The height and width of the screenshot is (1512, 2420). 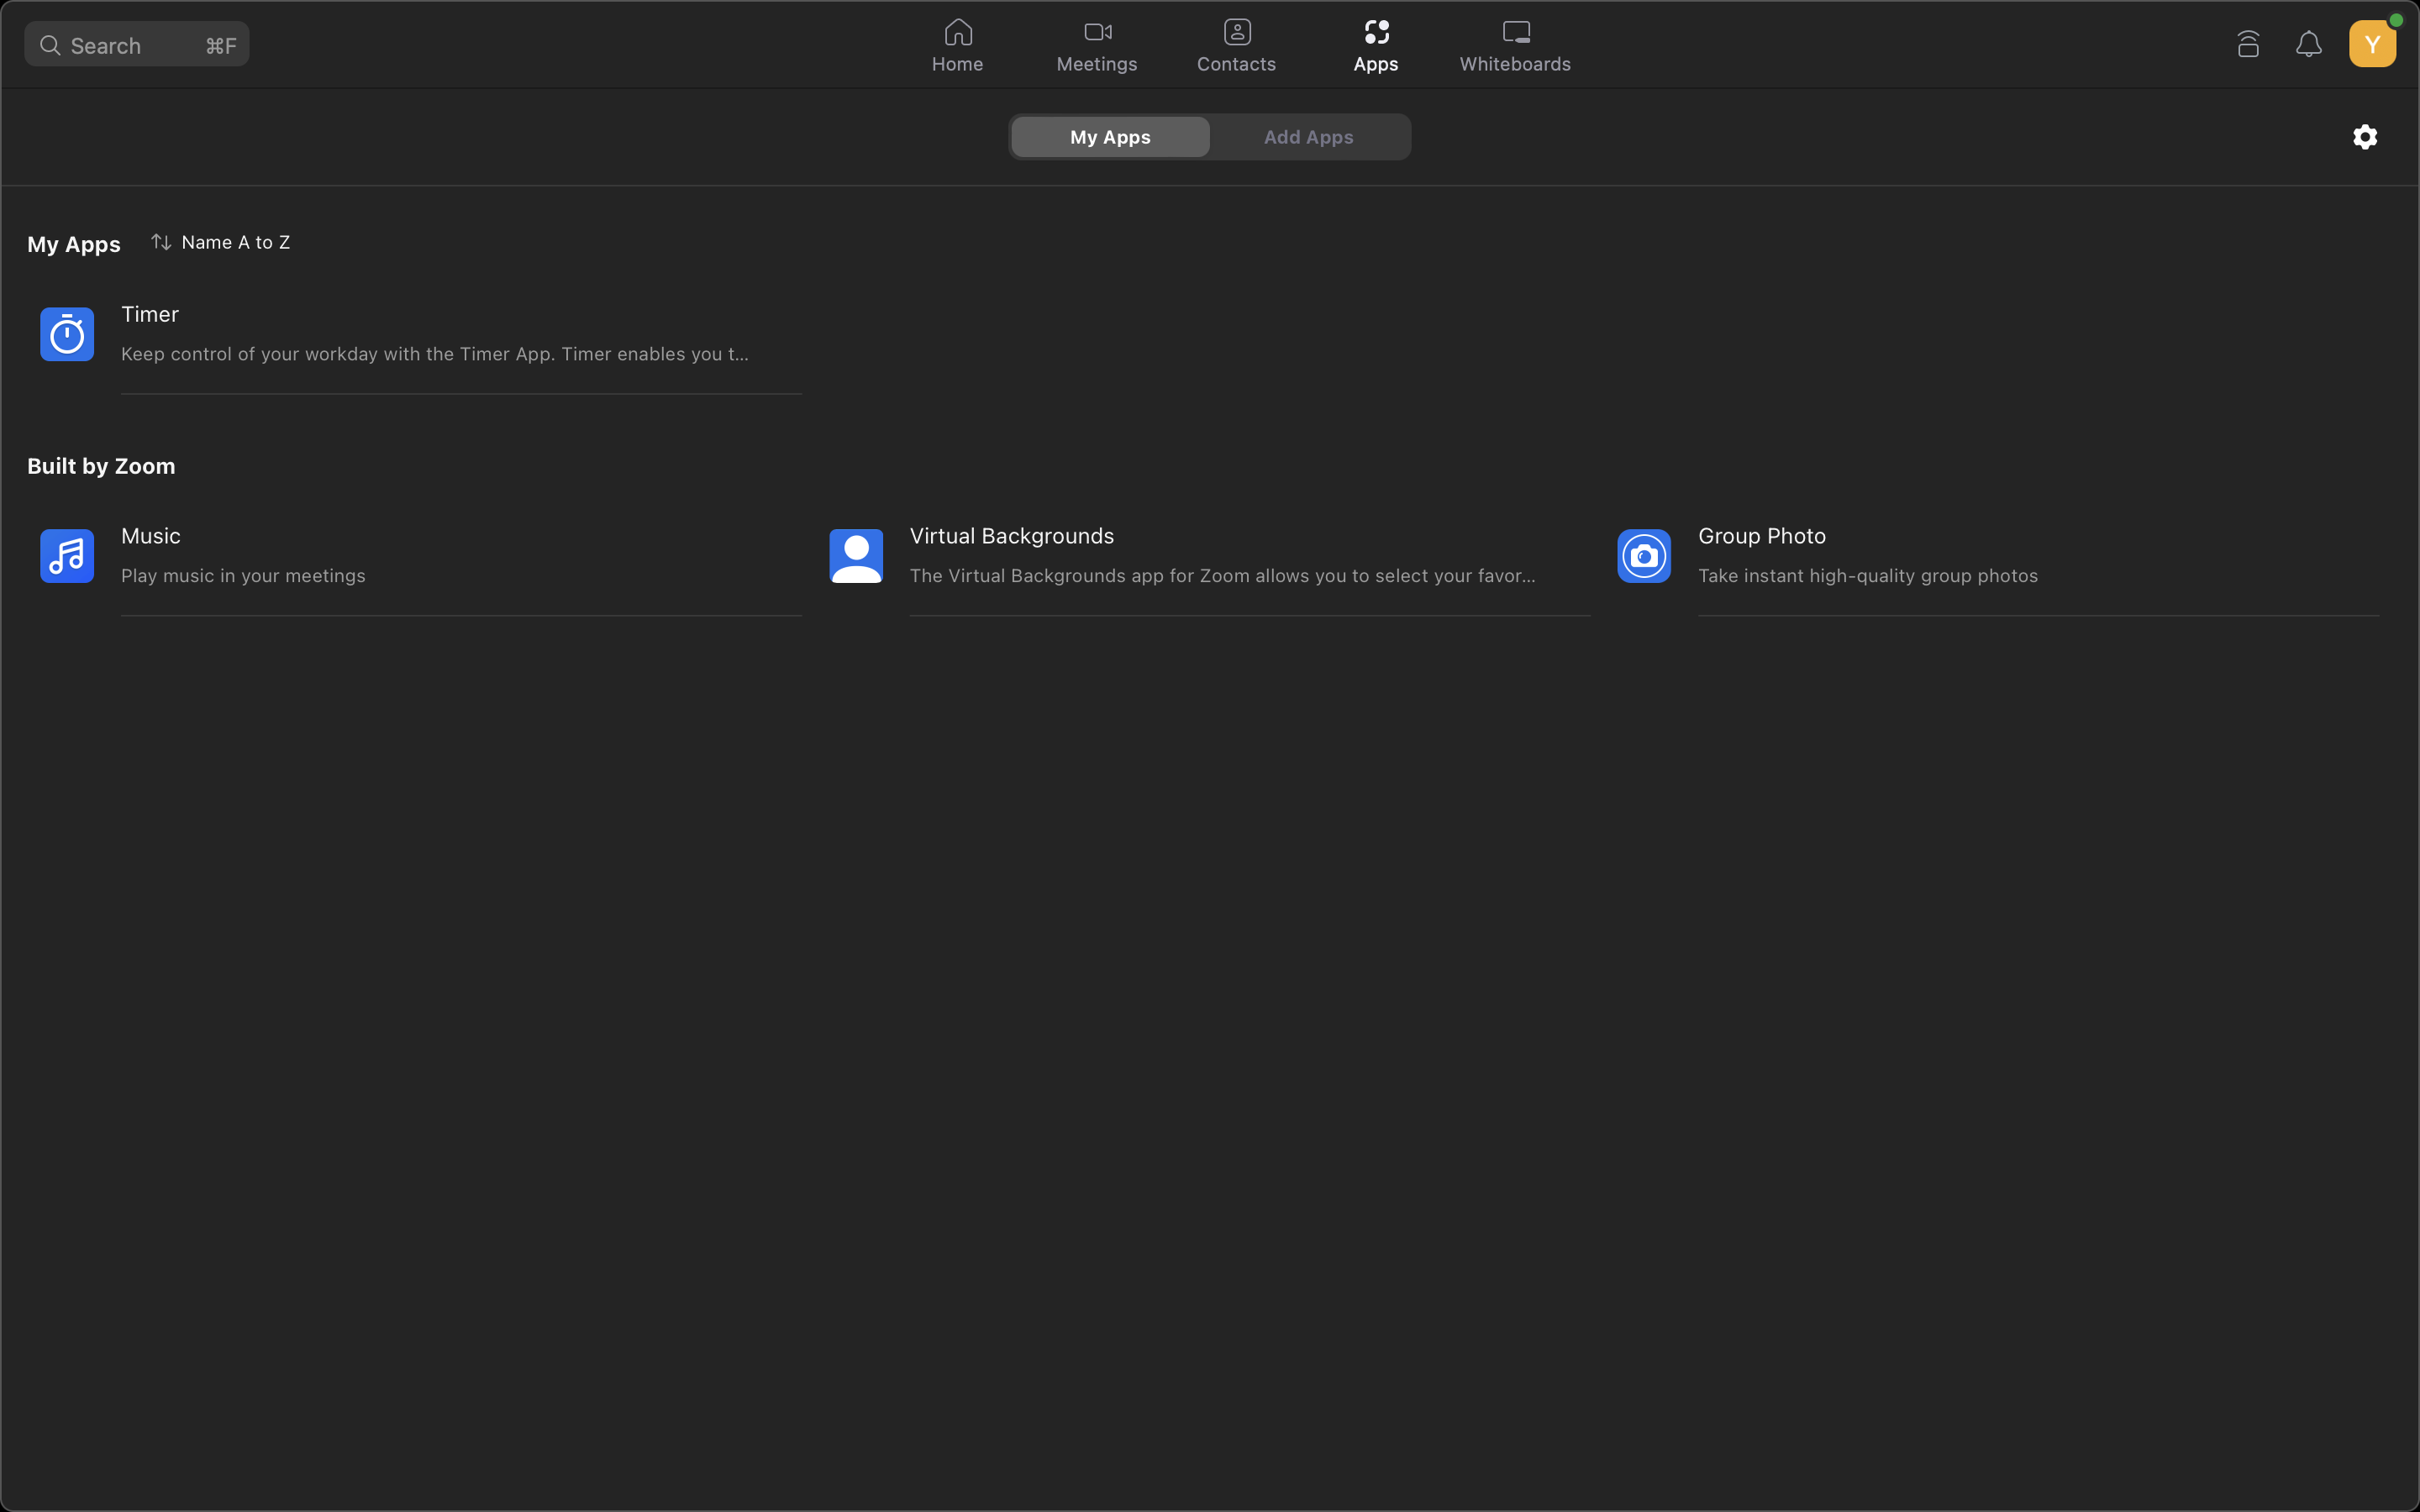 I want to click on the whiteboard app, so click(x=1516, y=46).